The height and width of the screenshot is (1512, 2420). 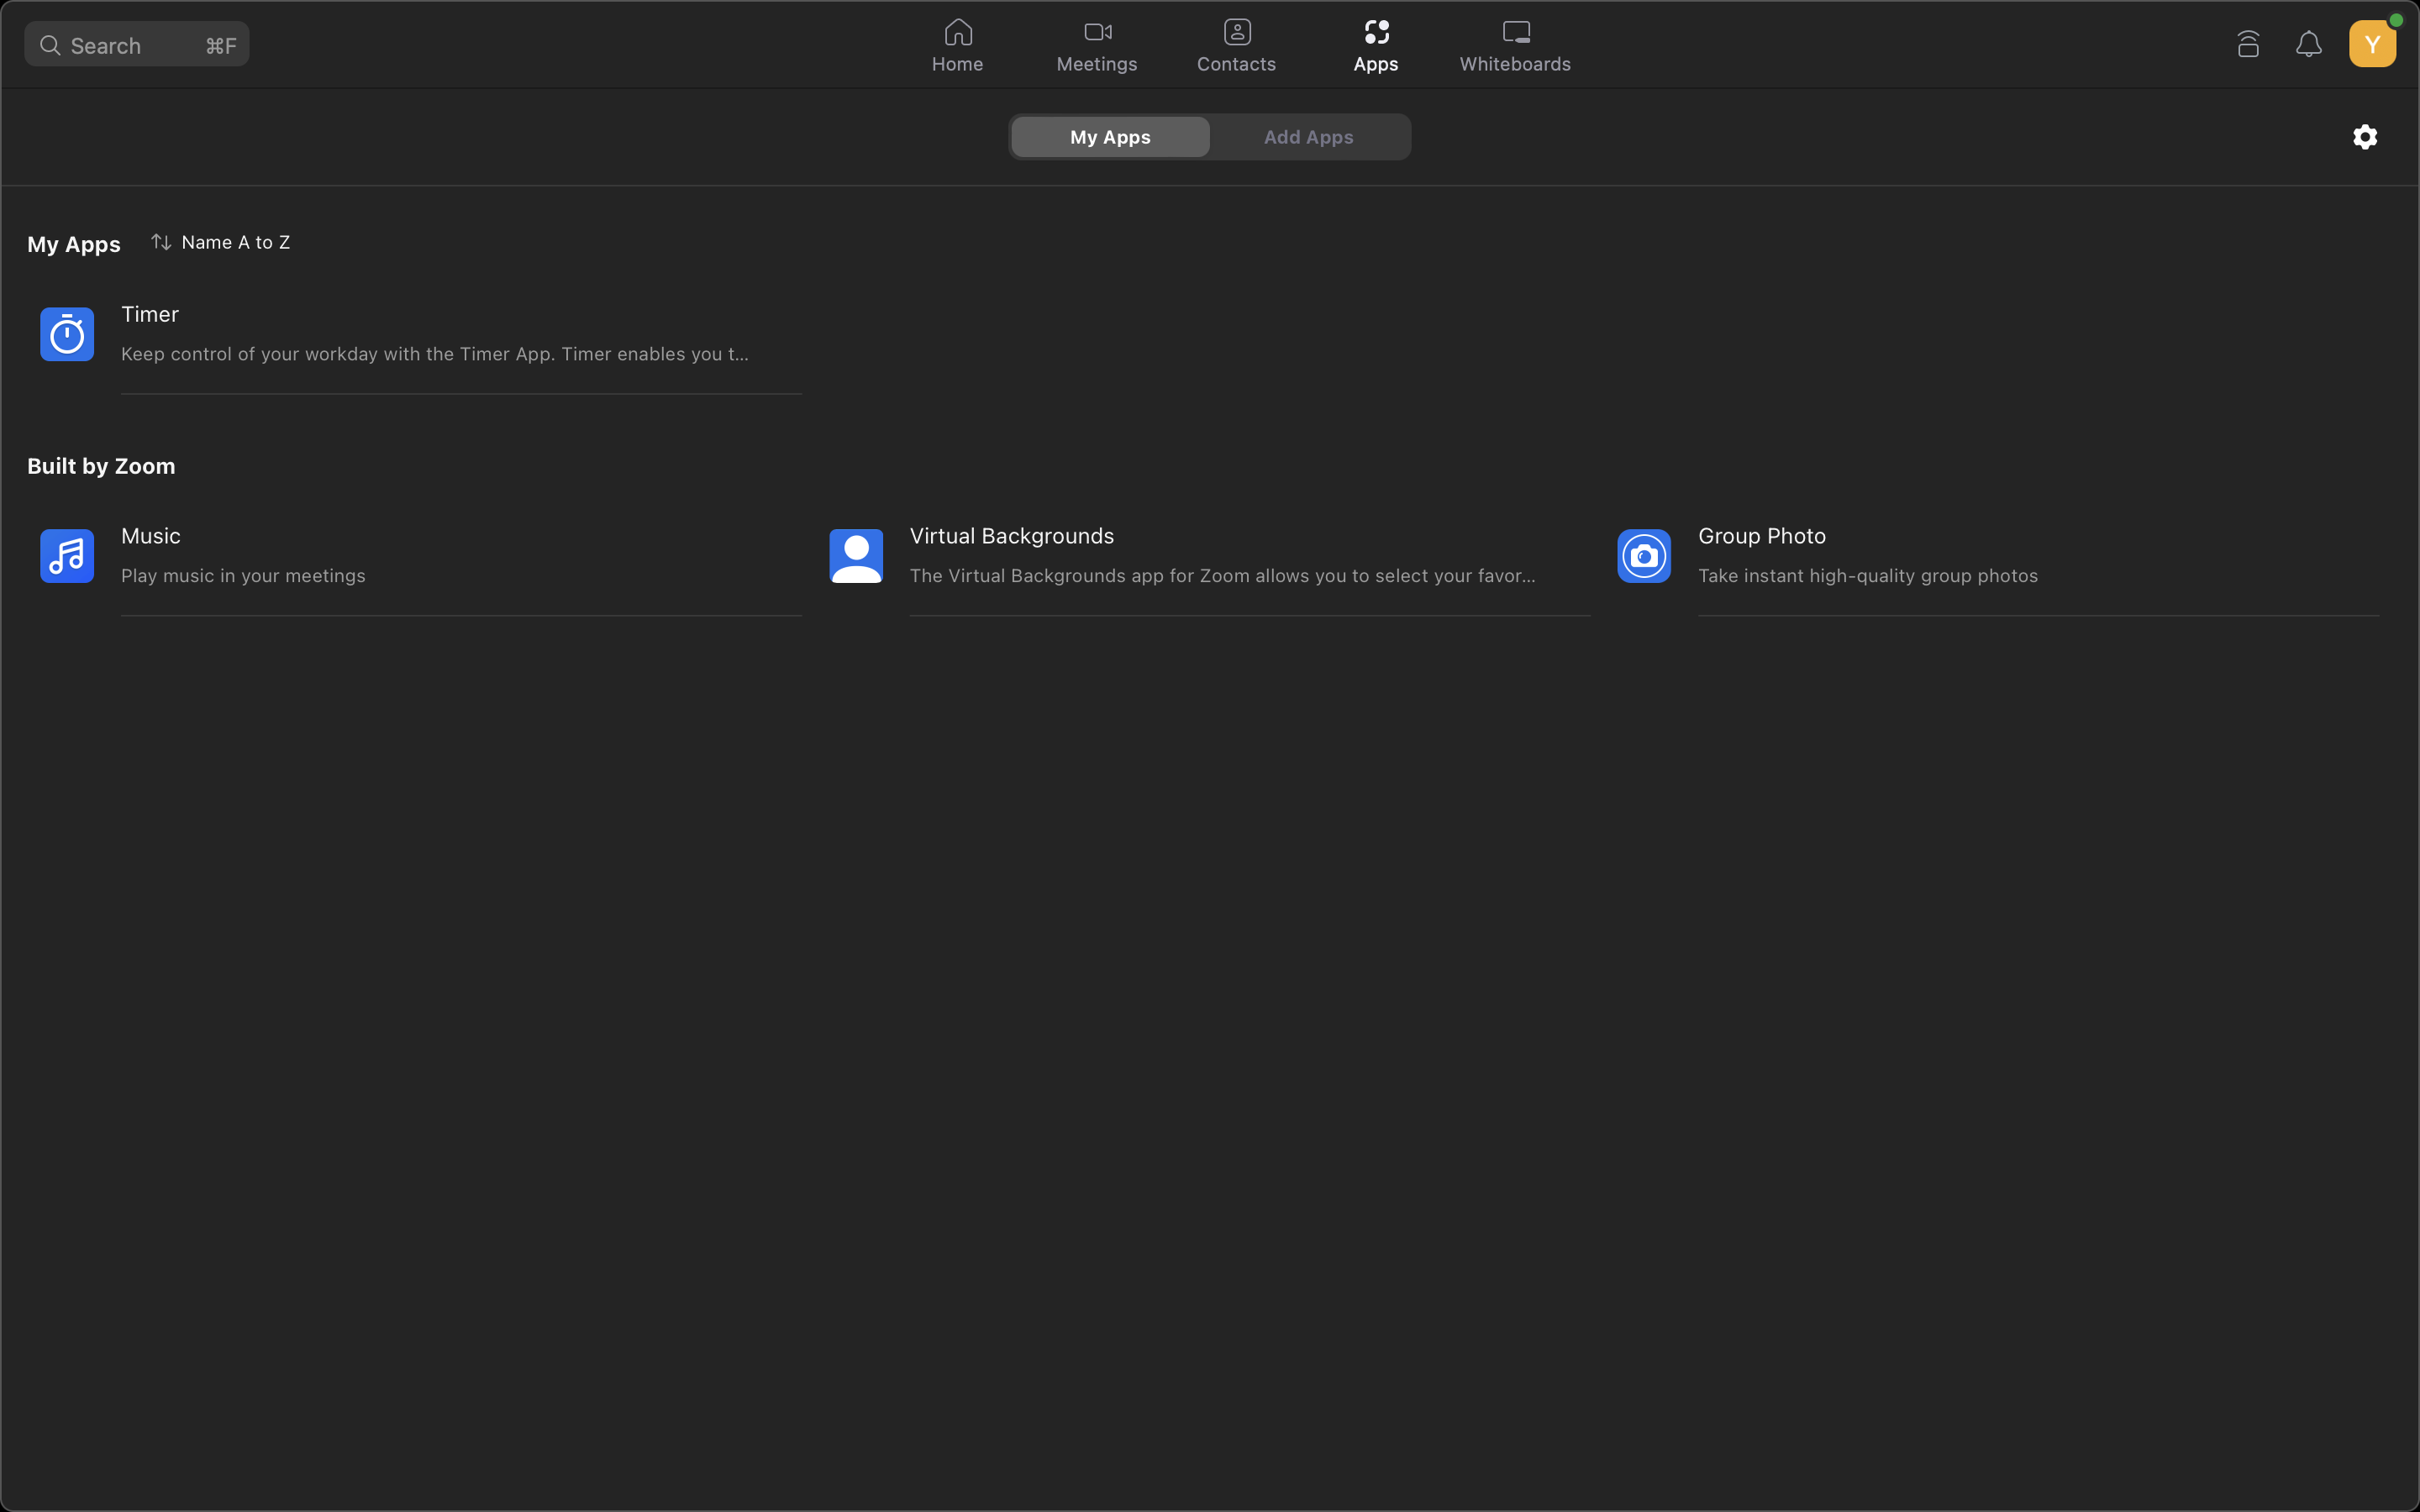 I want to click on the whiteboard app, so click(x=1516, y=46).